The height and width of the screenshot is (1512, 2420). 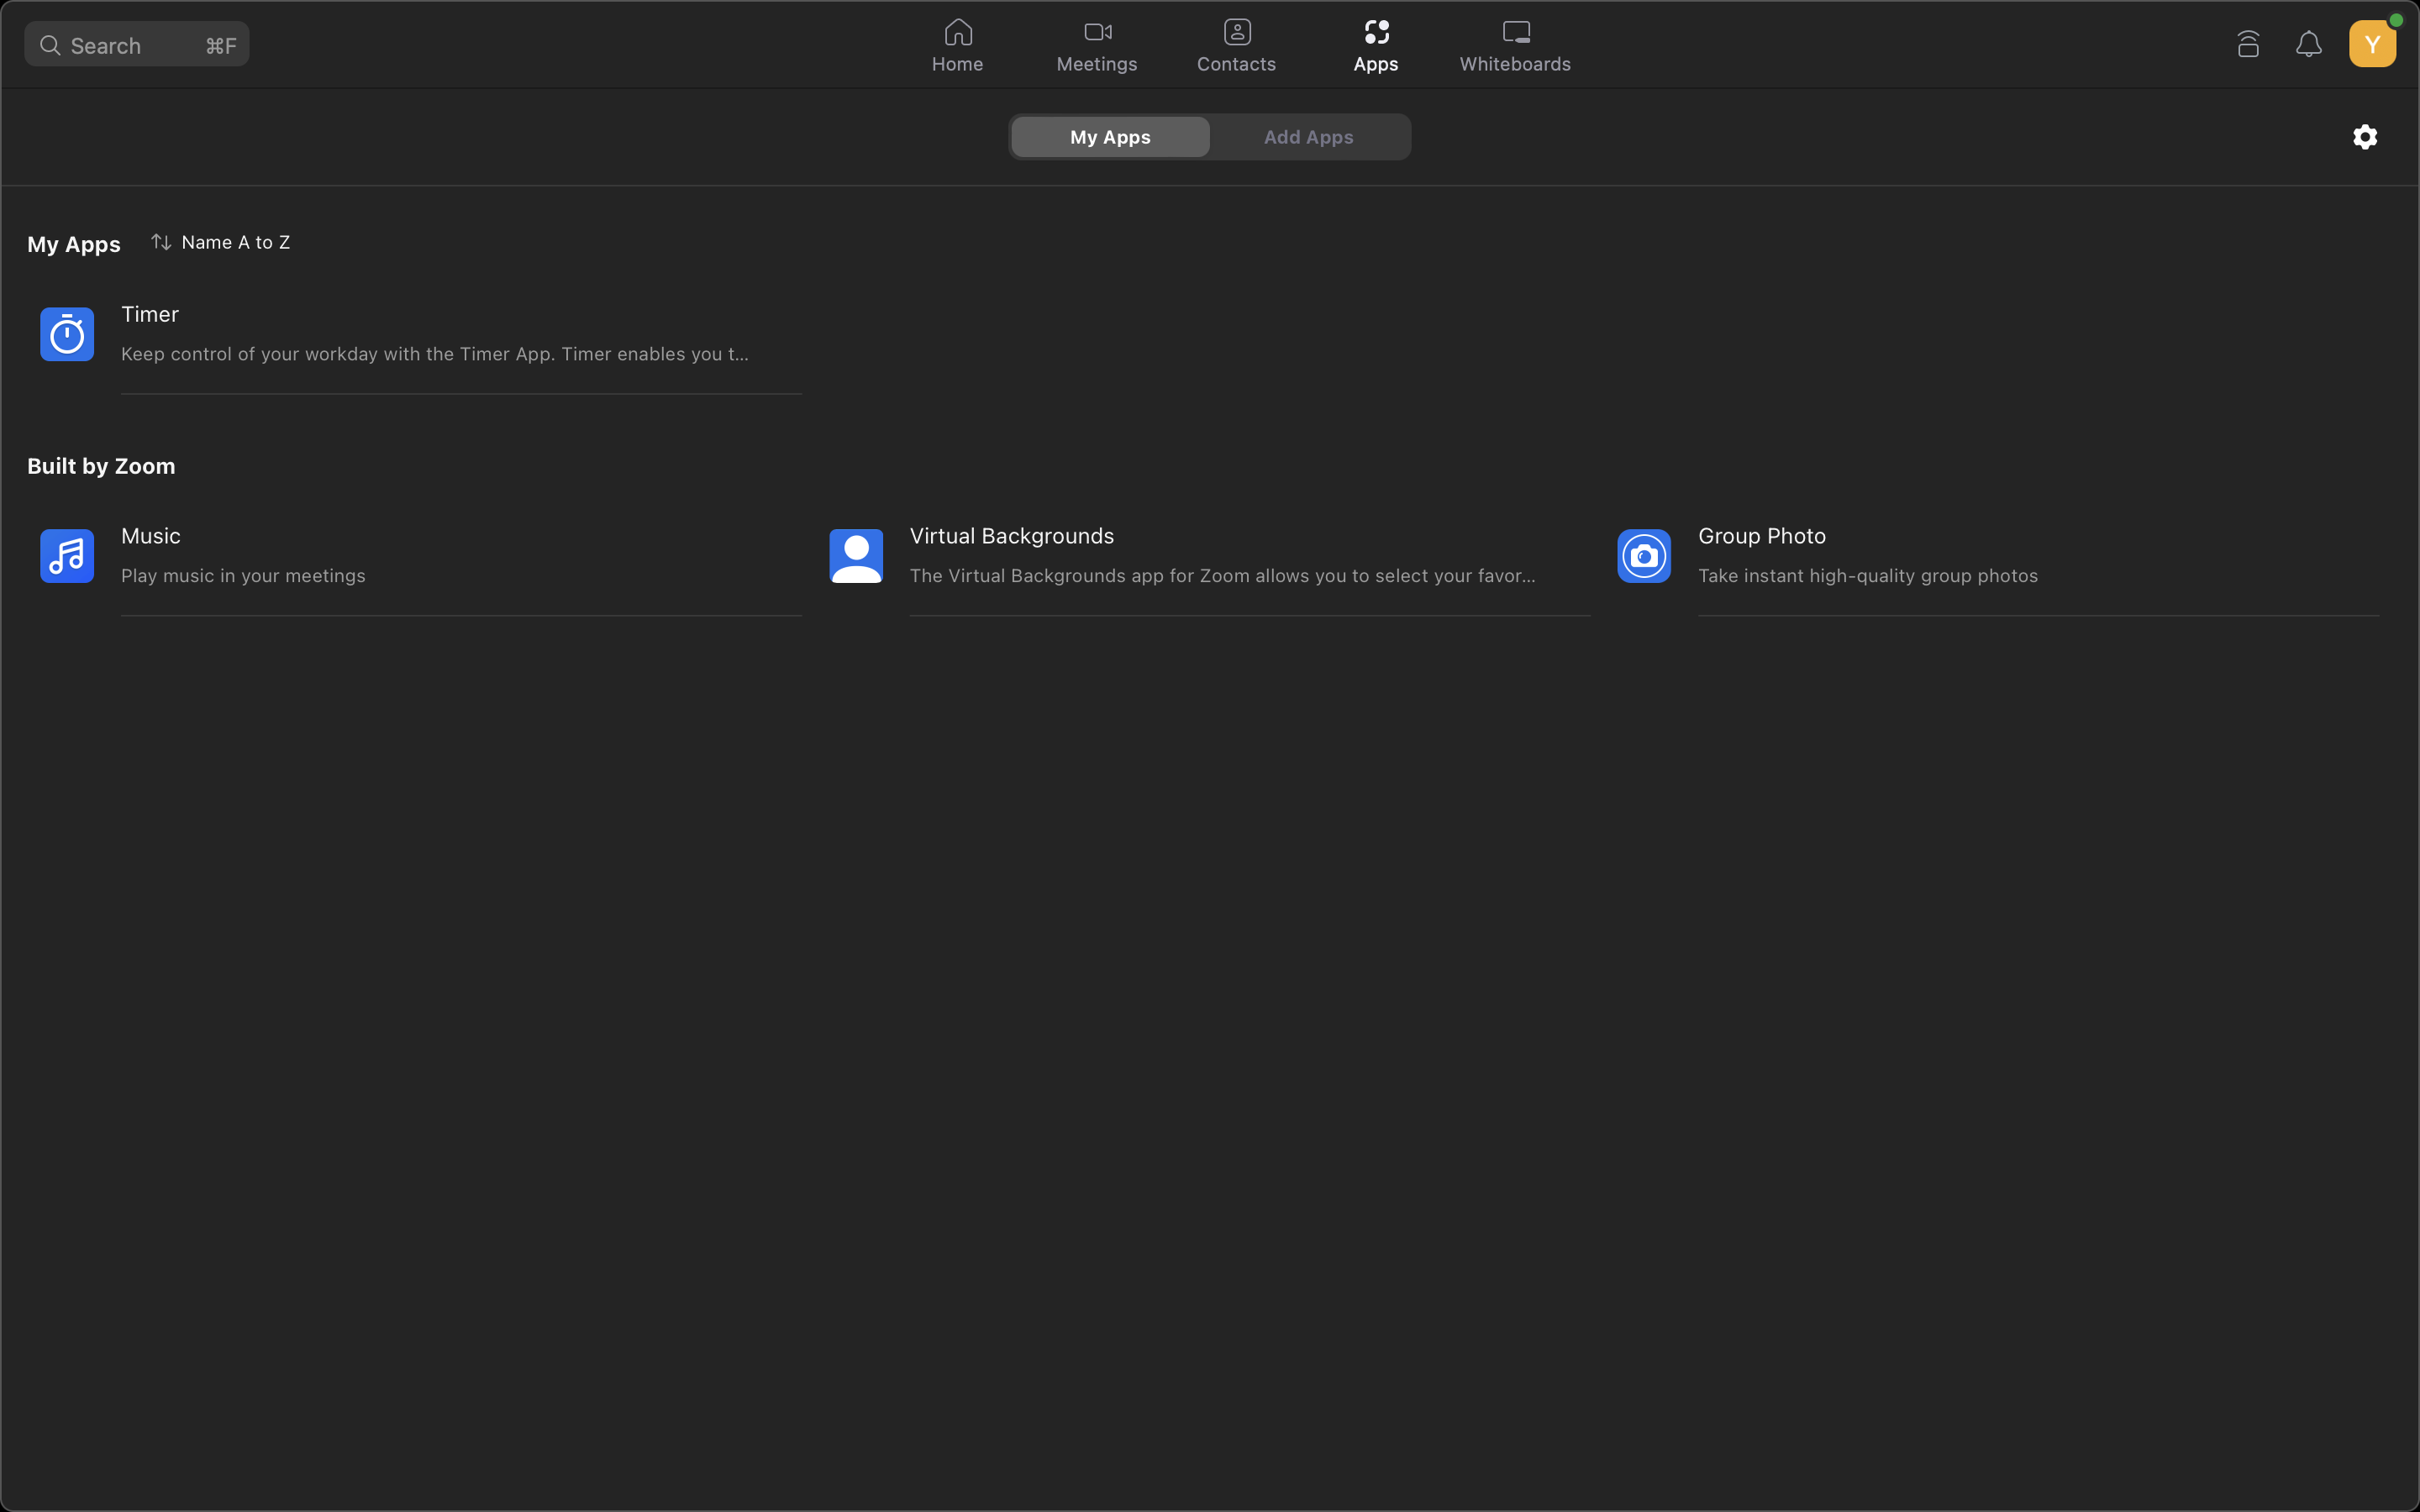 I want to click on the whiteboard app, so click(x=1516, y=46).